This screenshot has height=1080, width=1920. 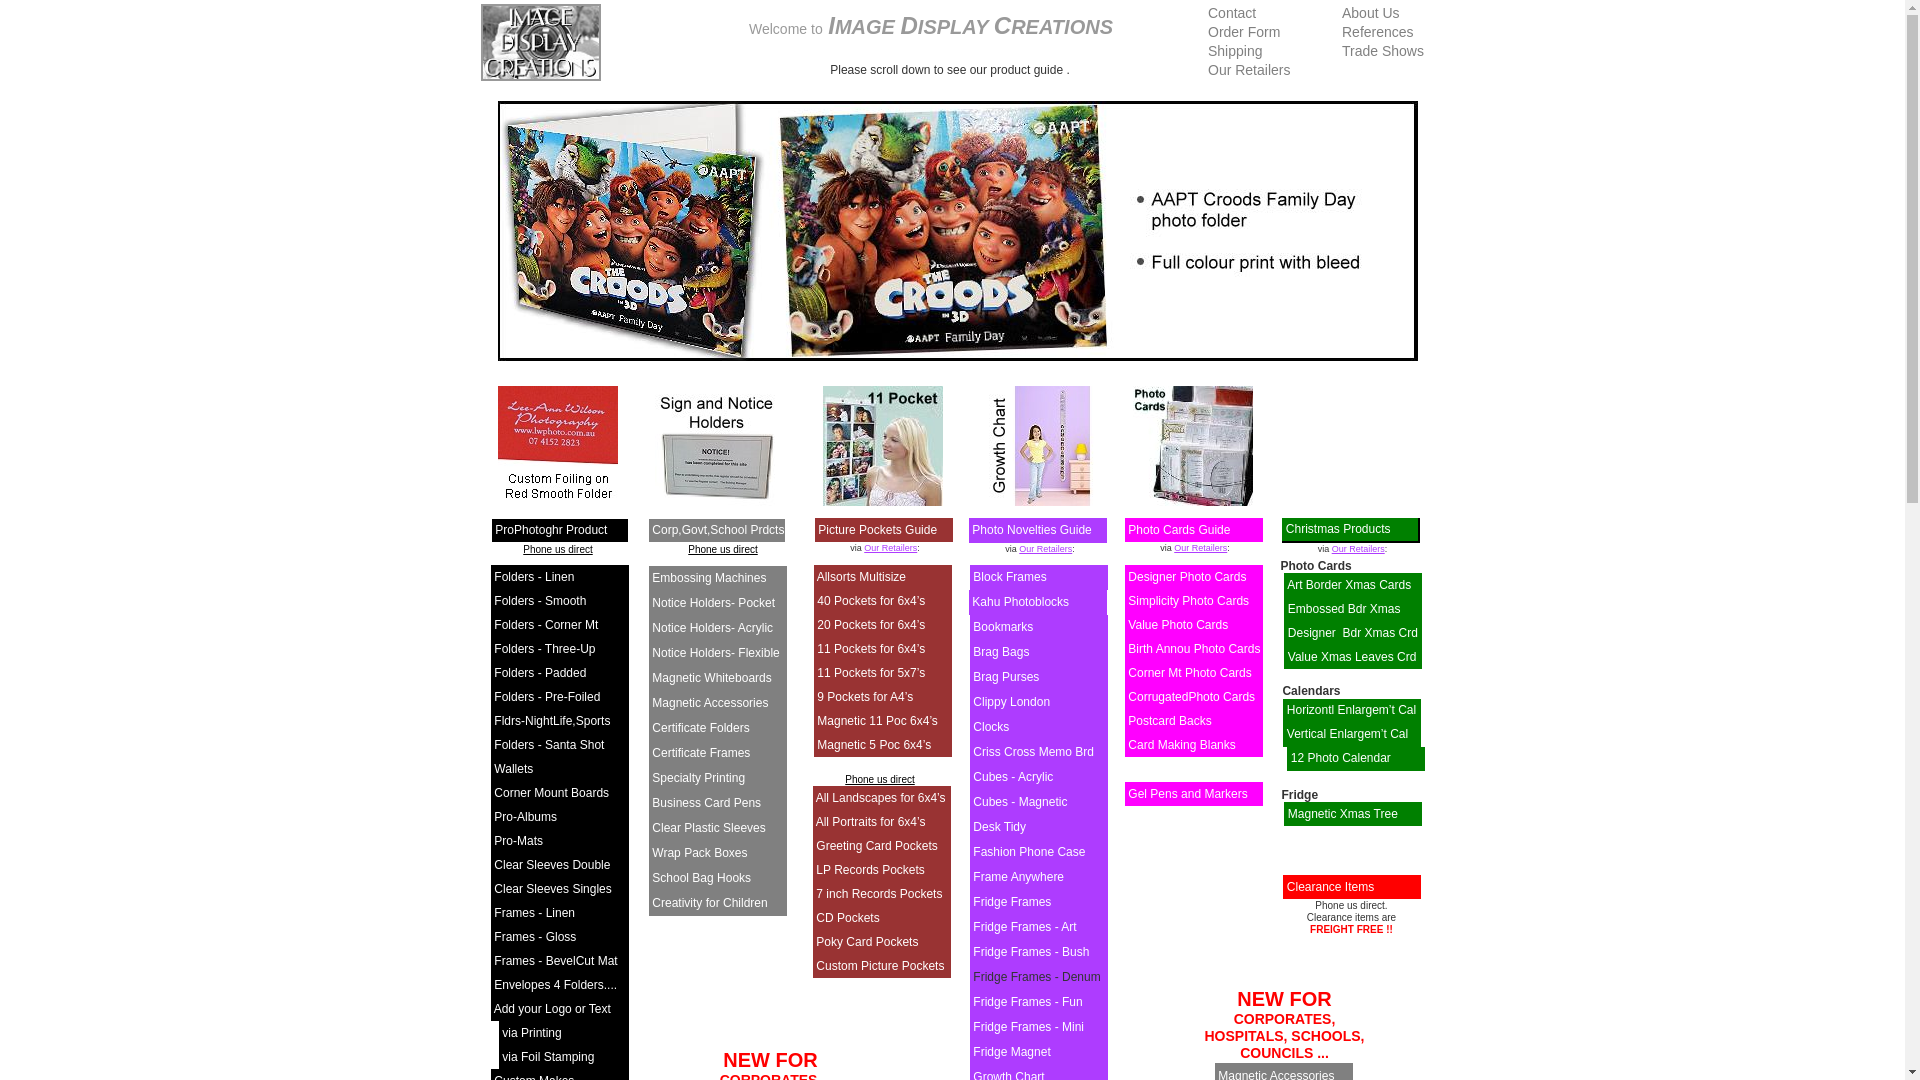 I want to click on 'Allsorts Multisize', so click(x=861, y=577).